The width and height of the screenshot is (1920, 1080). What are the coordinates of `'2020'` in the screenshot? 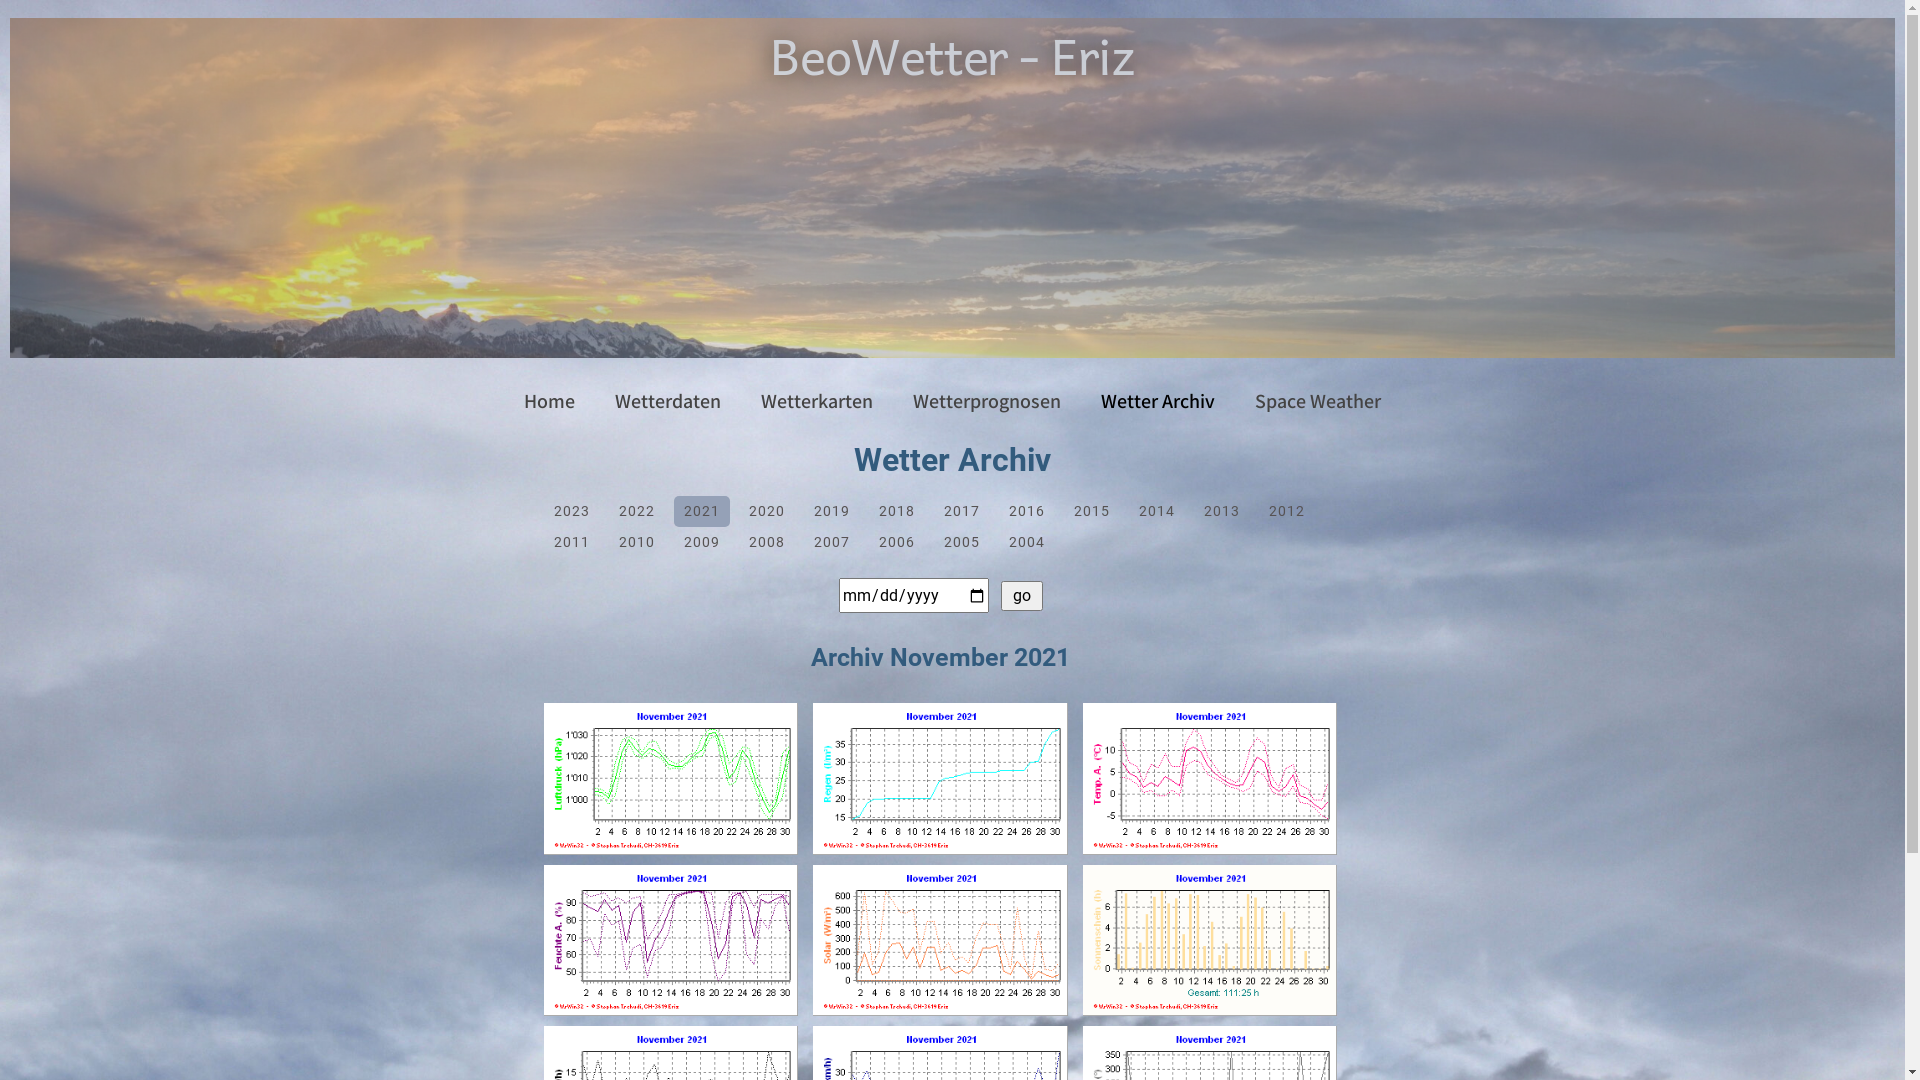 It's located at (766, 510).